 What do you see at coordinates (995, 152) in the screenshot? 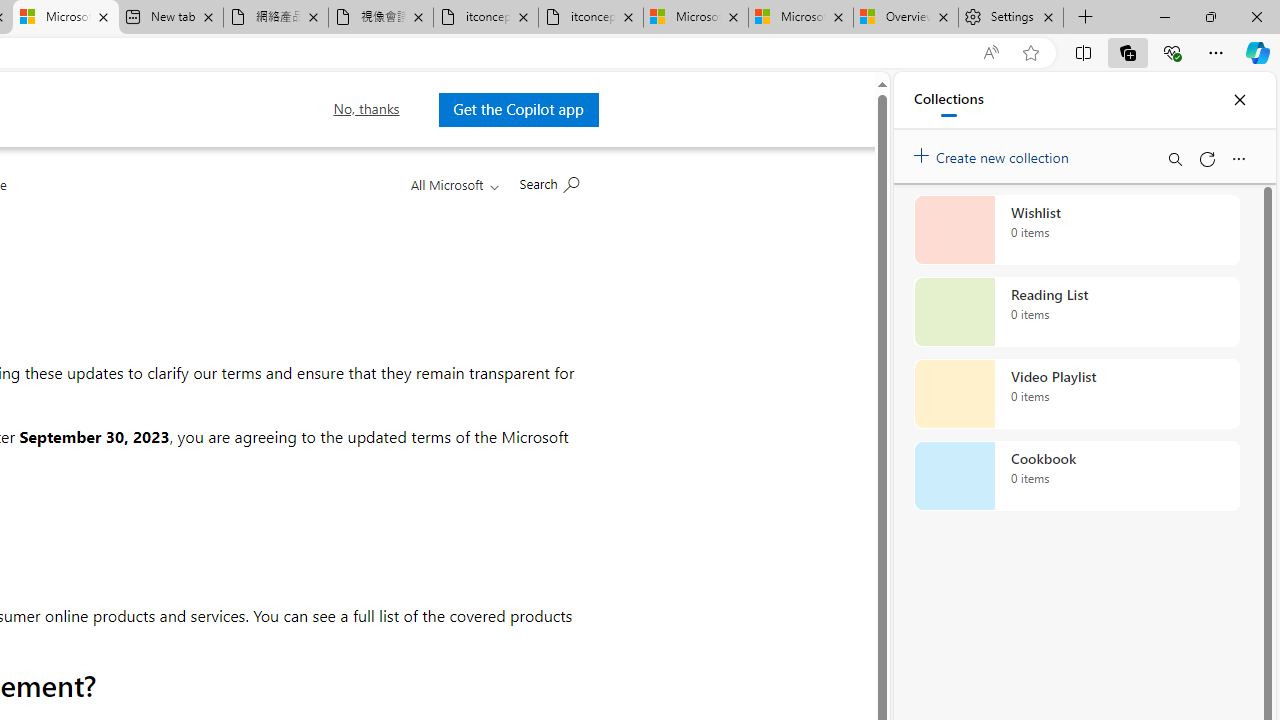
I see `'Create new collection'` at bounding box center [995, 152].